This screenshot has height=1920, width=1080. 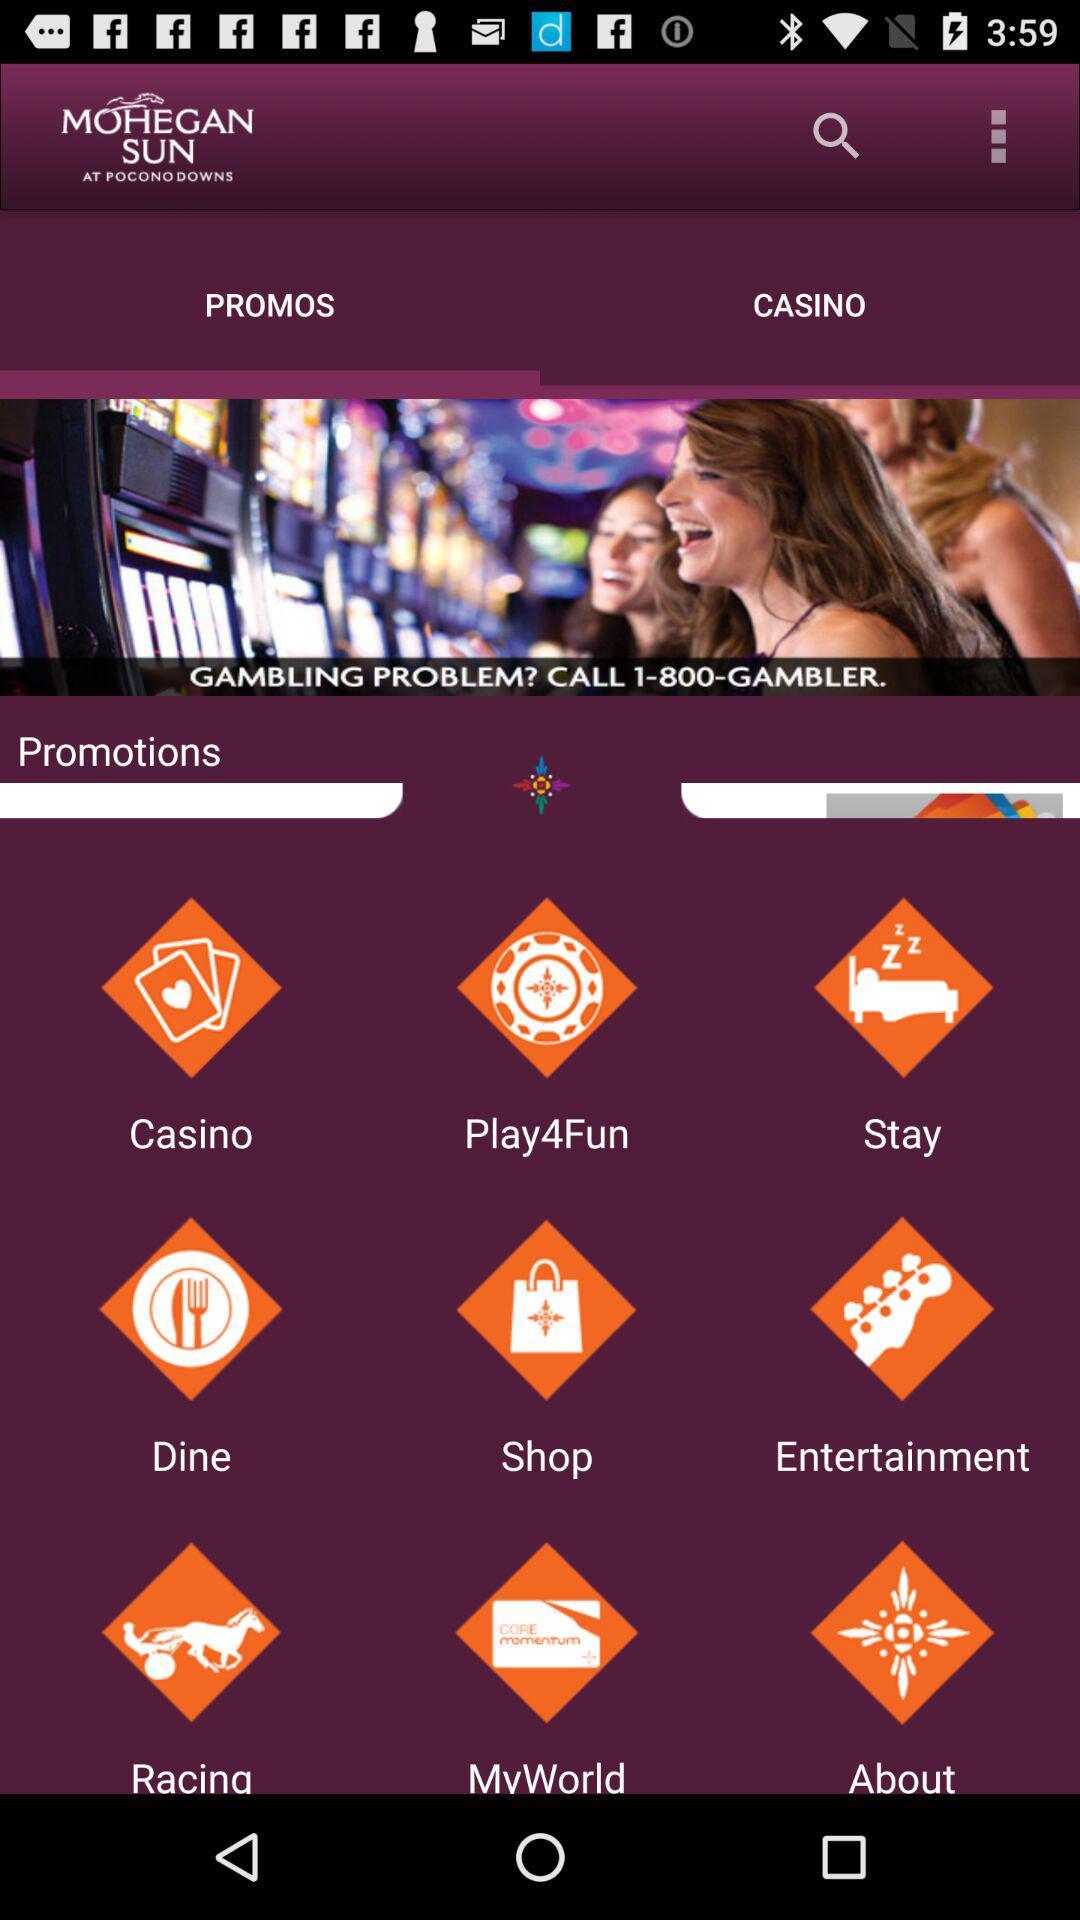 I want to click on the search icon, so click(x=837, y=135).